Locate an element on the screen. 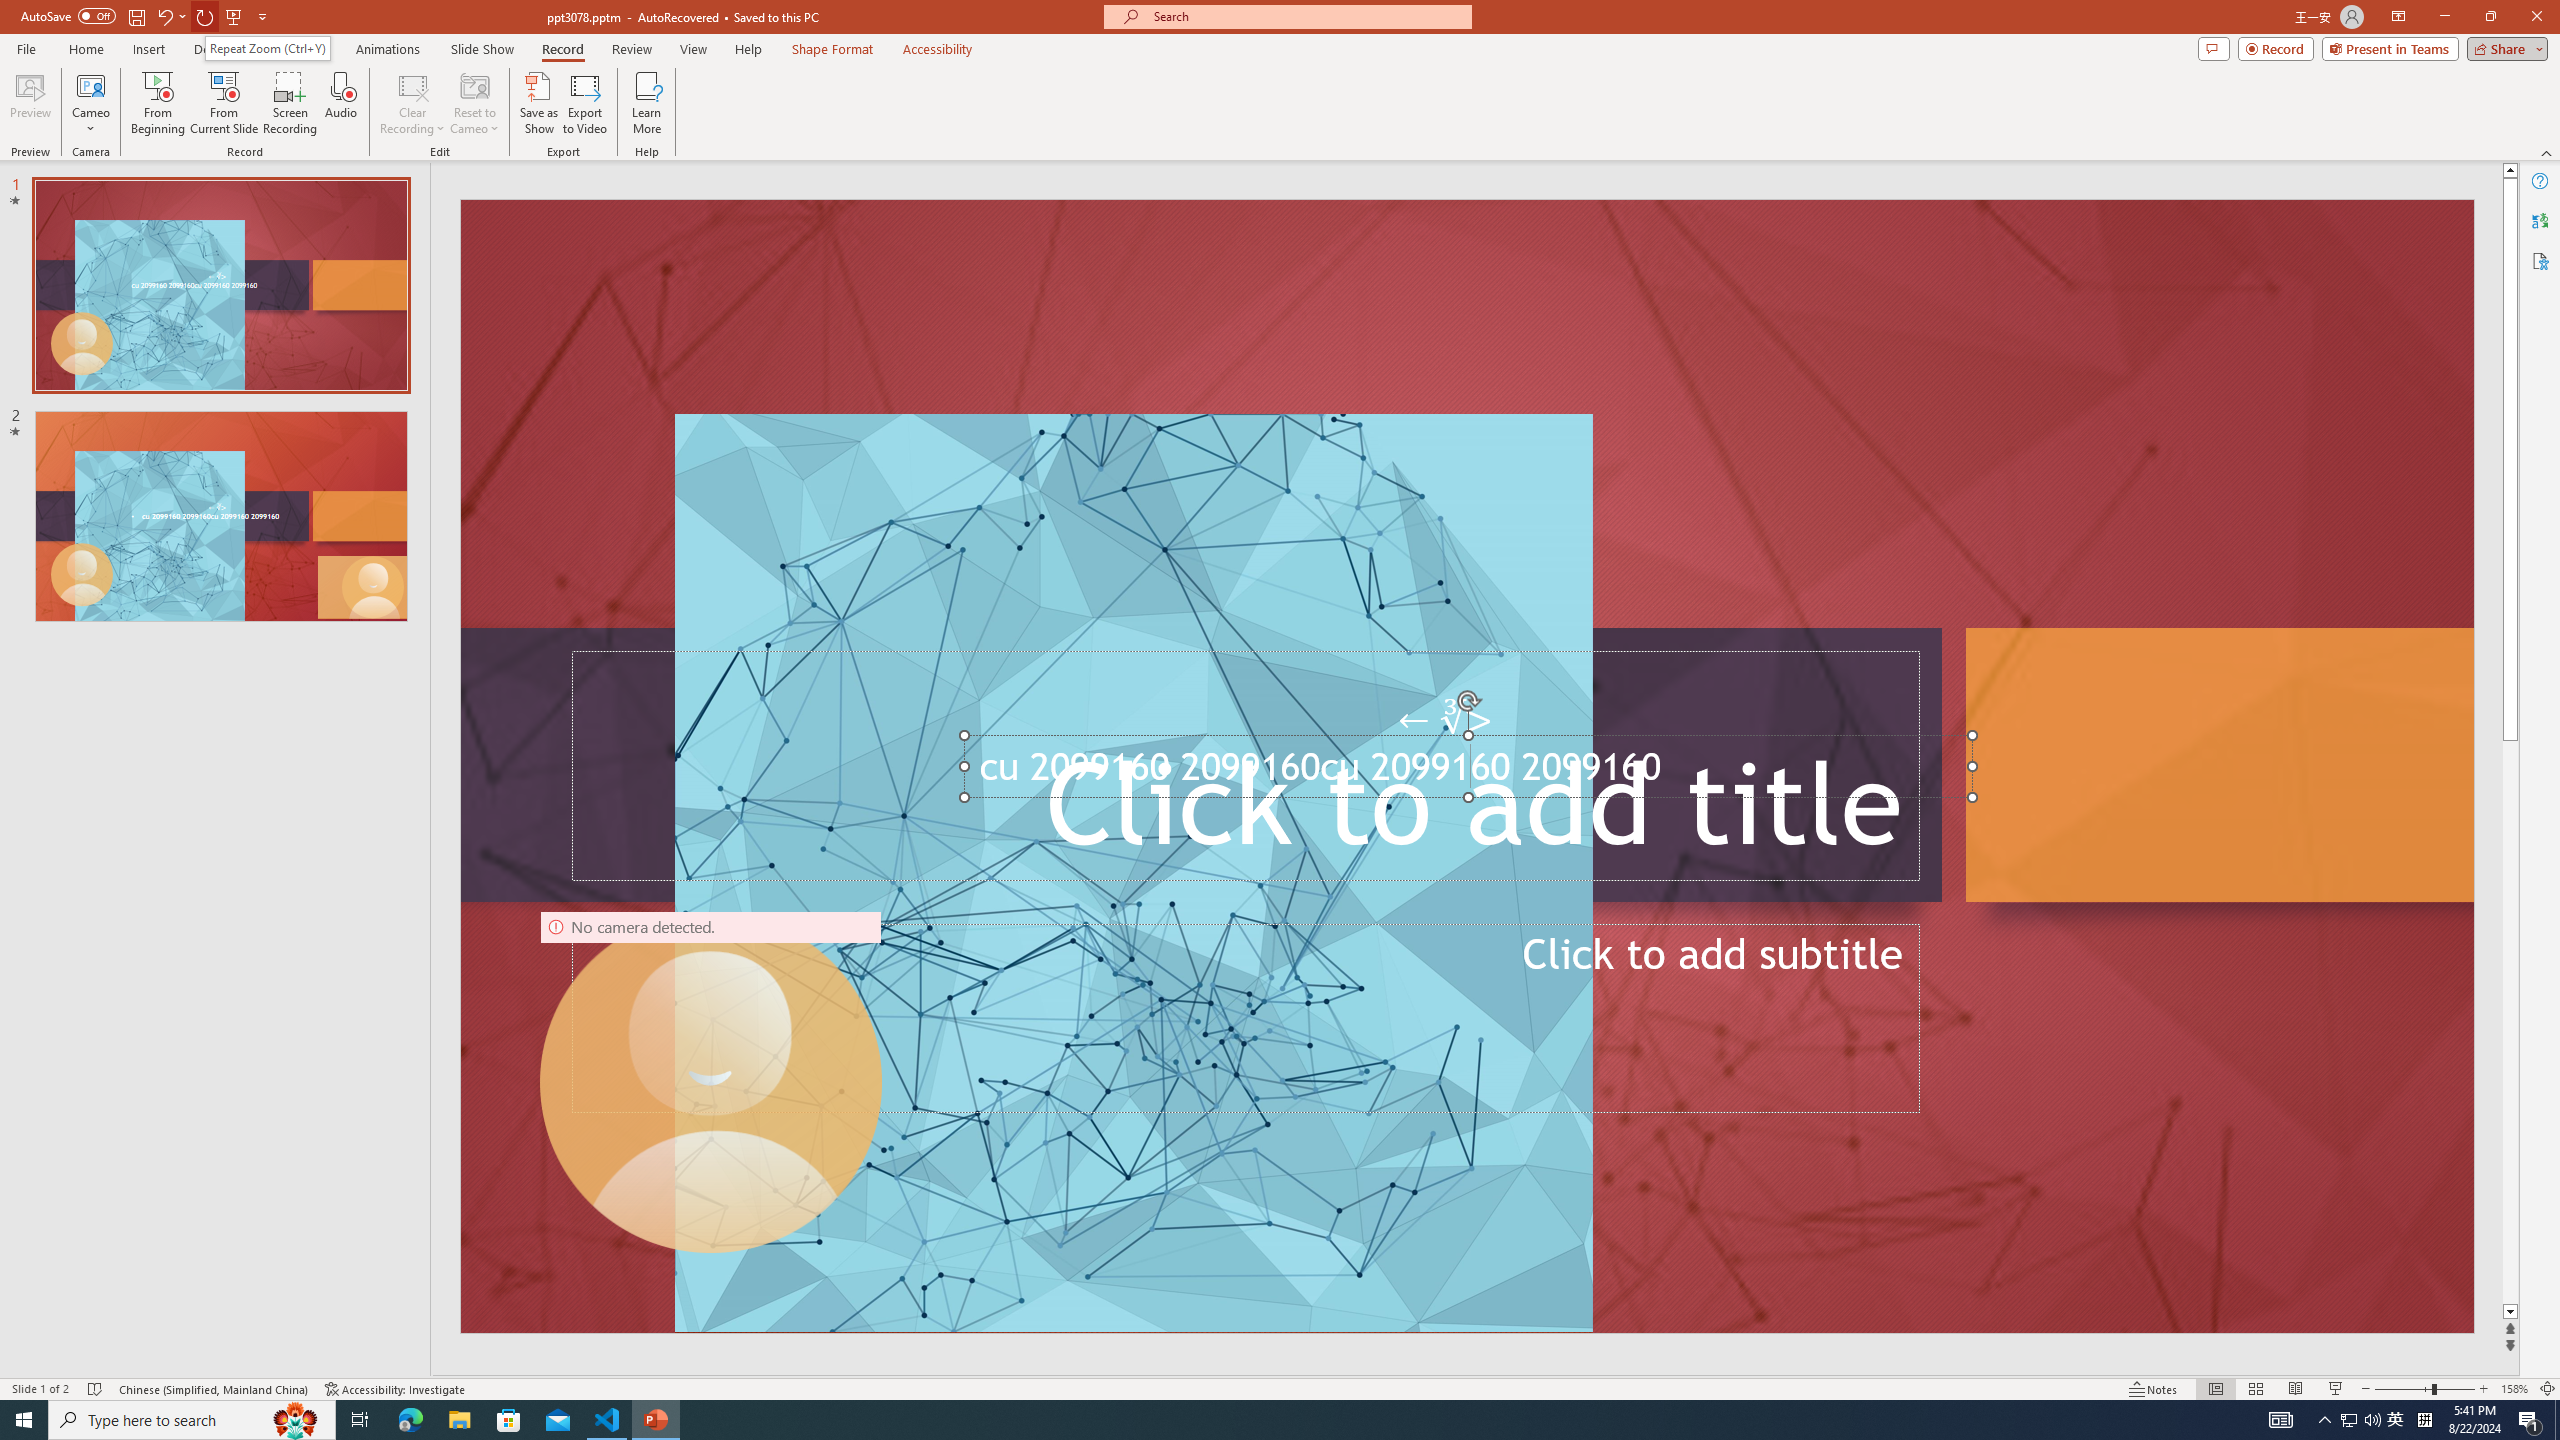 Image resolution: width=2560 pixels, height=1440 pixels. 'Reset to Cameo' is located at coordinates (473, 103).